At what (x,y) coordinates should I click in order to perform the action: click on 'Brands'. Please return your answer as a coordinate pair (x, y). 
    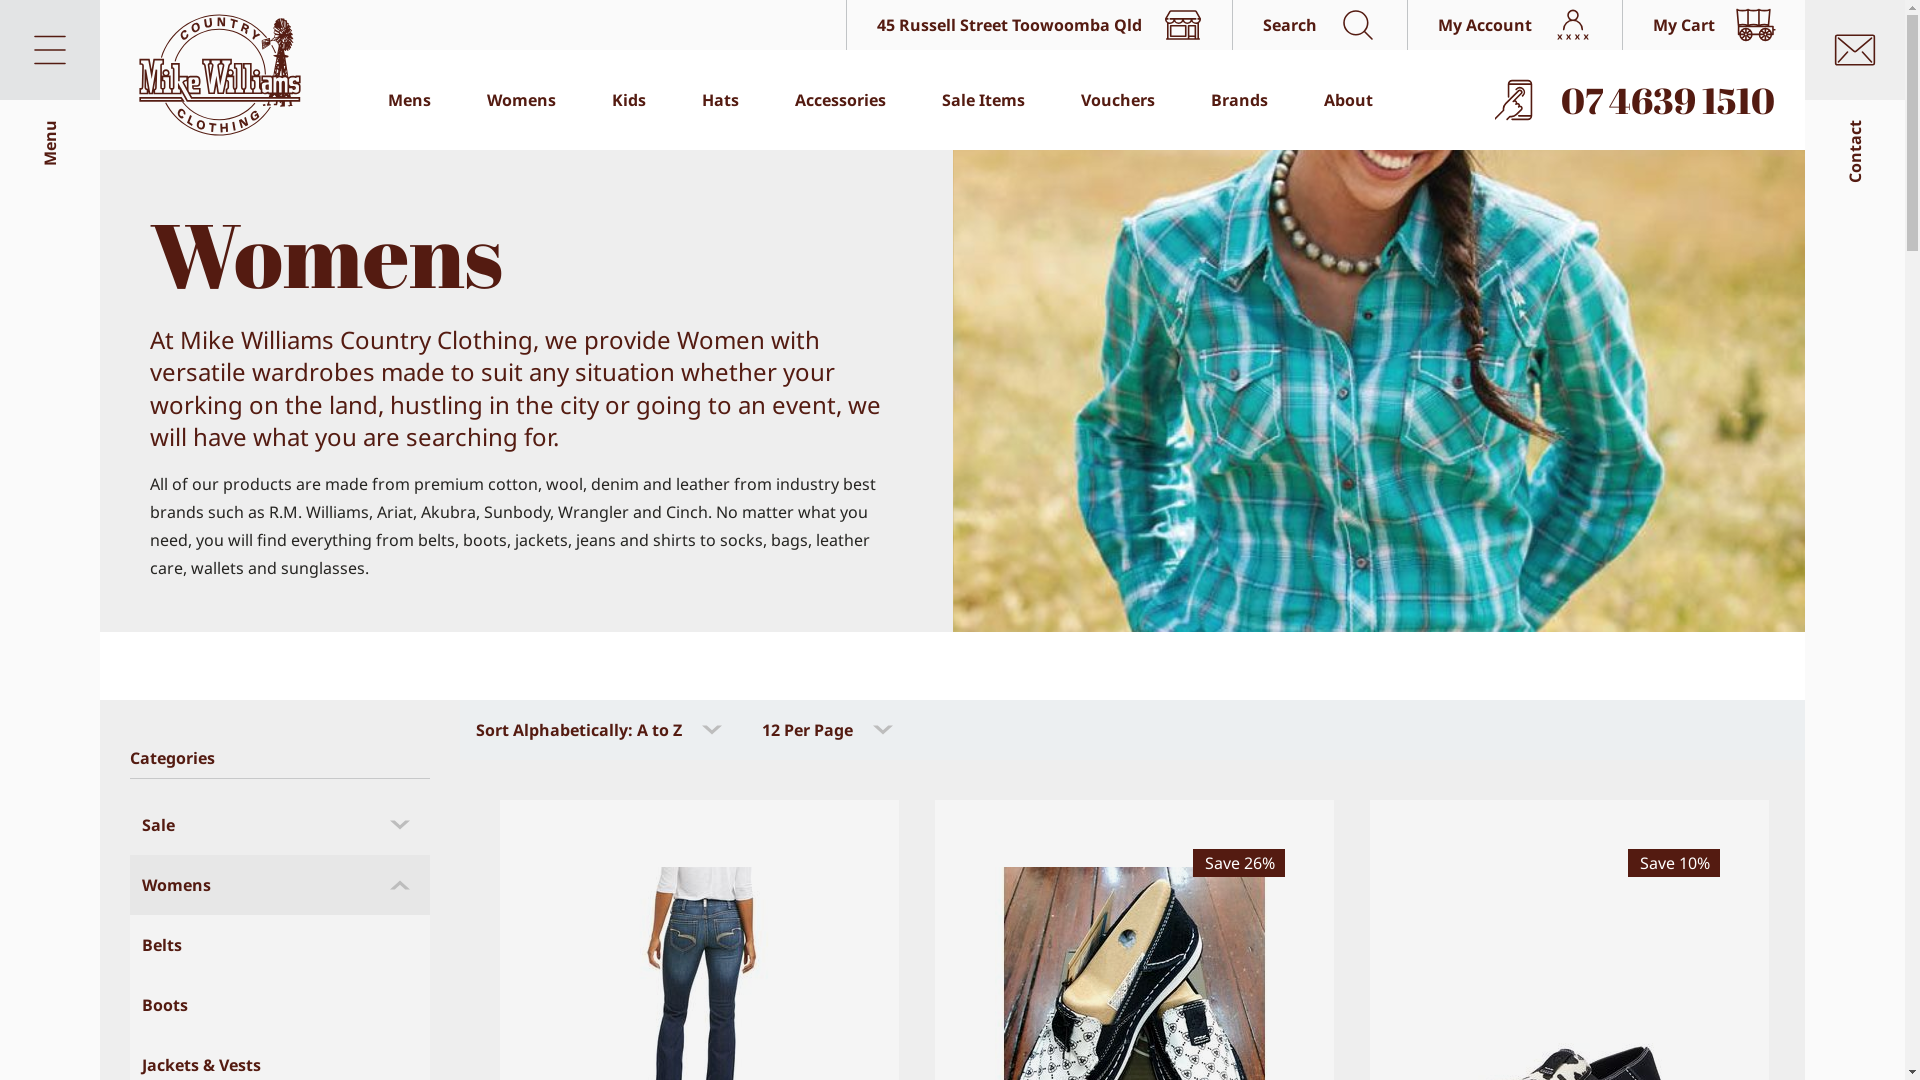
    Looking at the image, I should click on (1238, 100).